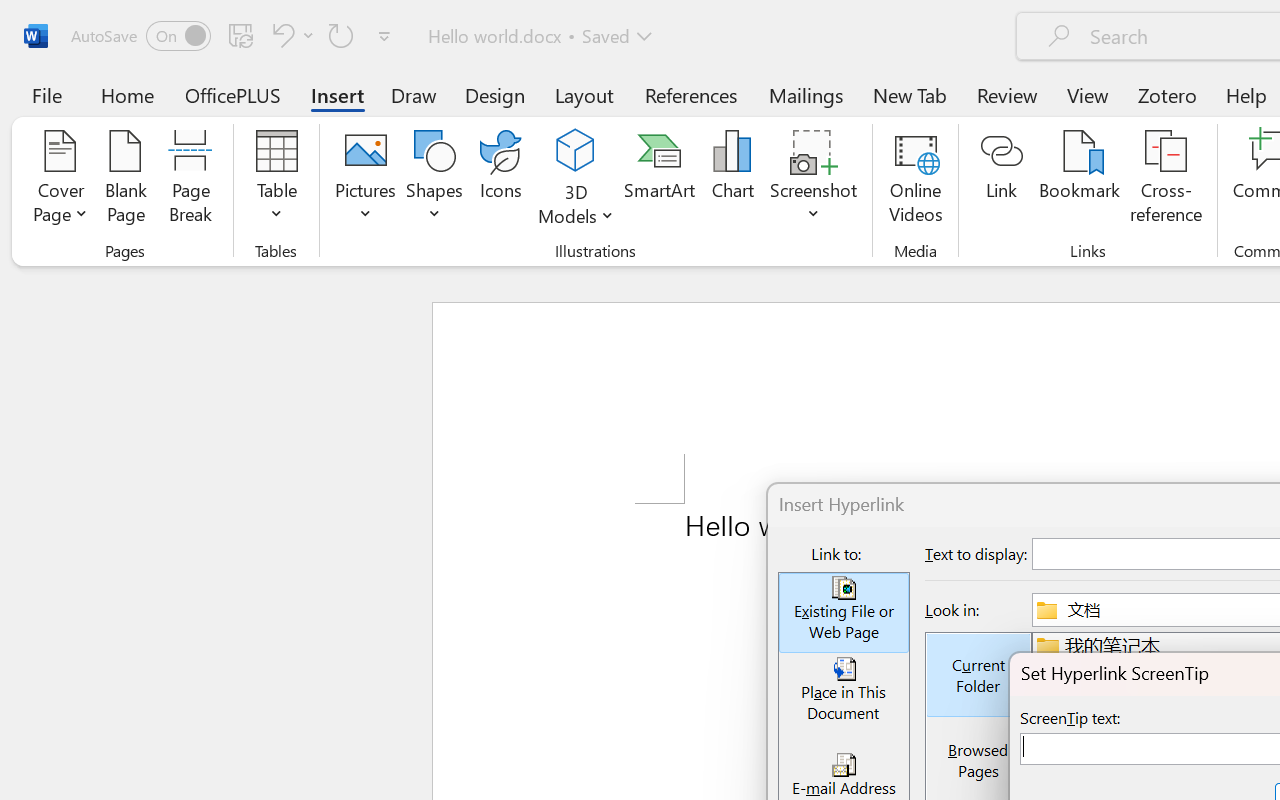  What do you see at coordinates (575, 151) in the screenshot?
I see `'3D Models'` at bounding box center [575, 151].